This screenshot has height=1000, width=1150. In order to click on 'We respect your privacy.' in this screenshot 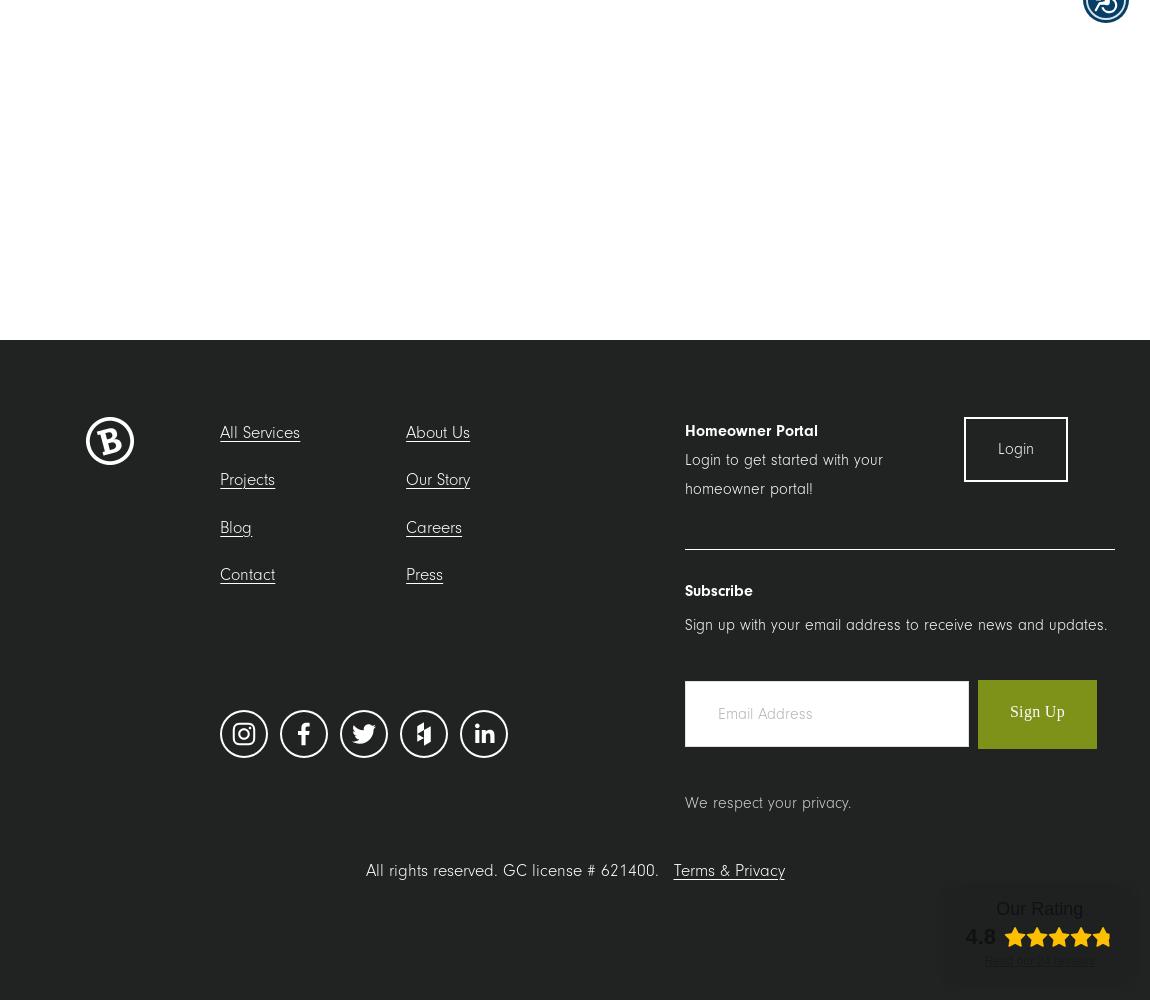, I will do `click(766, 802)`.